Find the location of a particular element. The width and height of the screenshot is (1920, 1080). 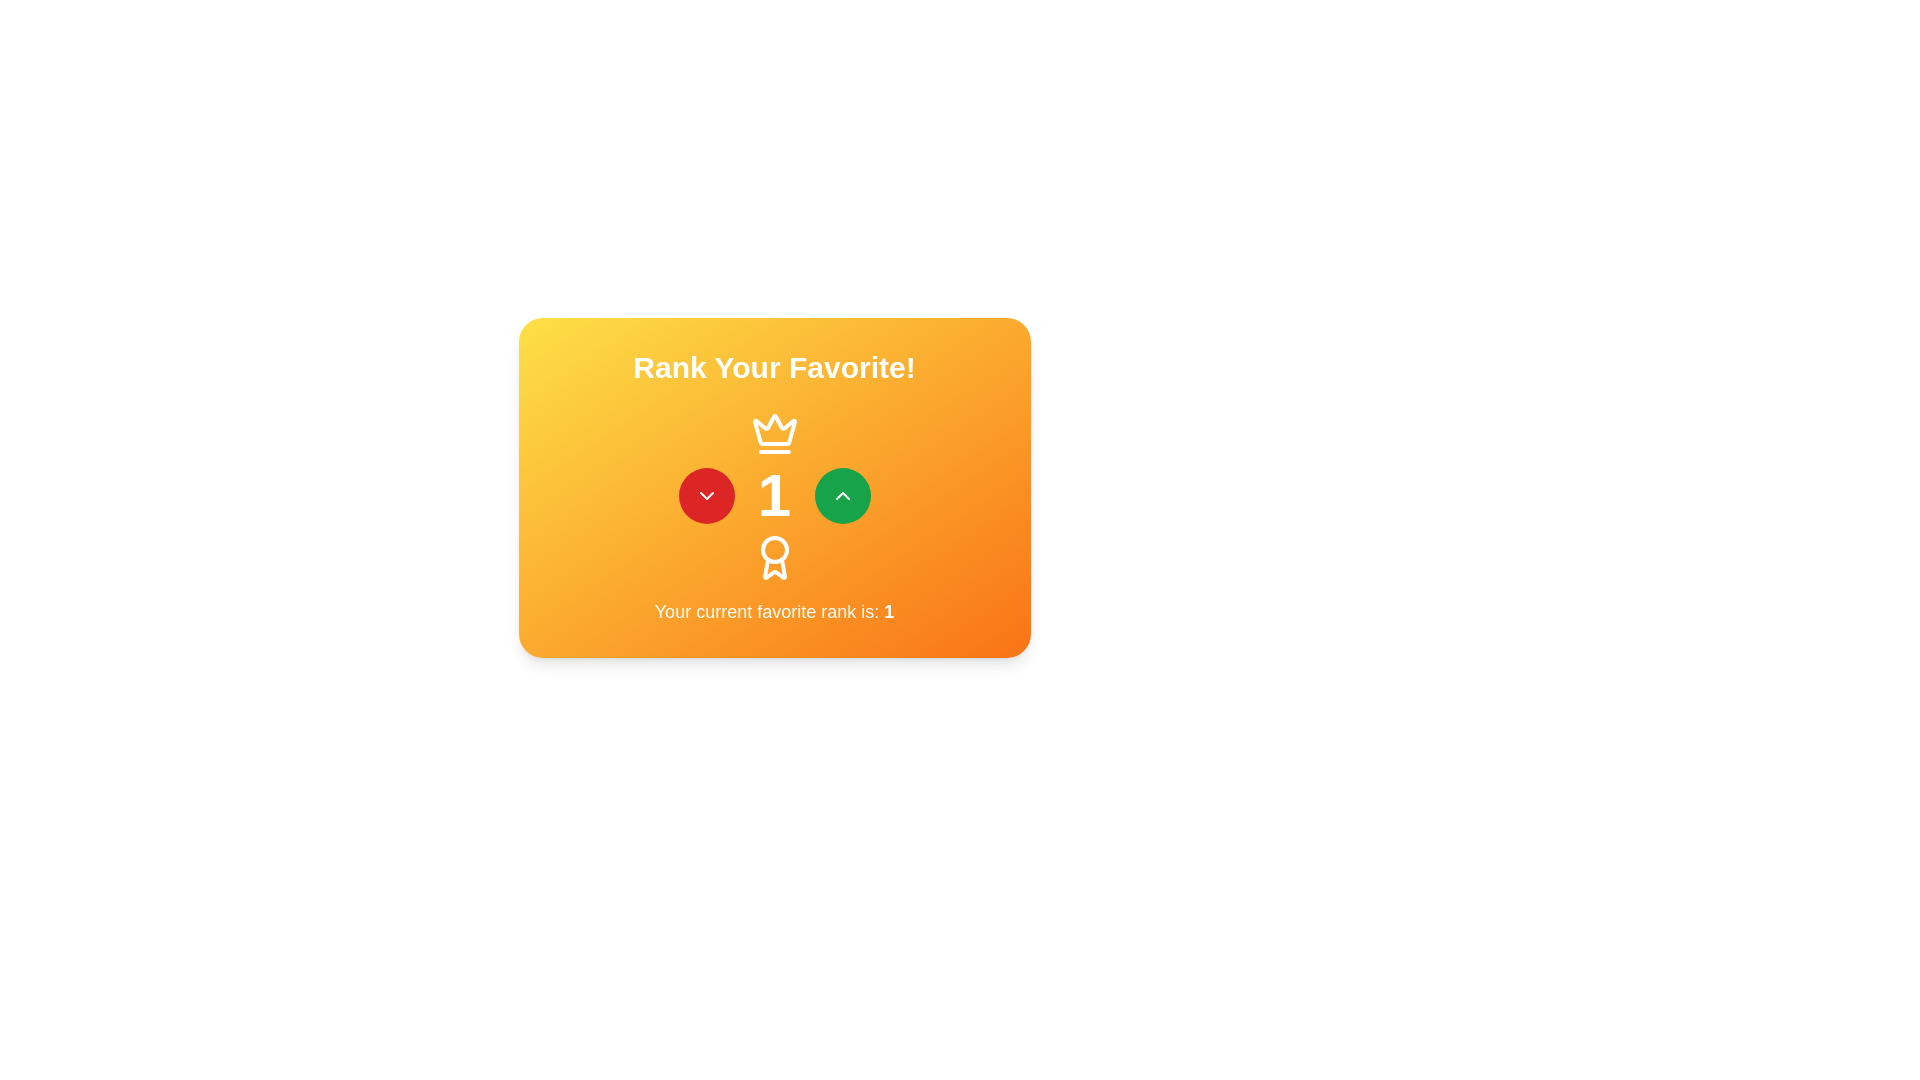

the numeral '1' in the text 'Your current favorite rank is:' located in the lower right of the orange card interface is located at coordinates (888, 611).